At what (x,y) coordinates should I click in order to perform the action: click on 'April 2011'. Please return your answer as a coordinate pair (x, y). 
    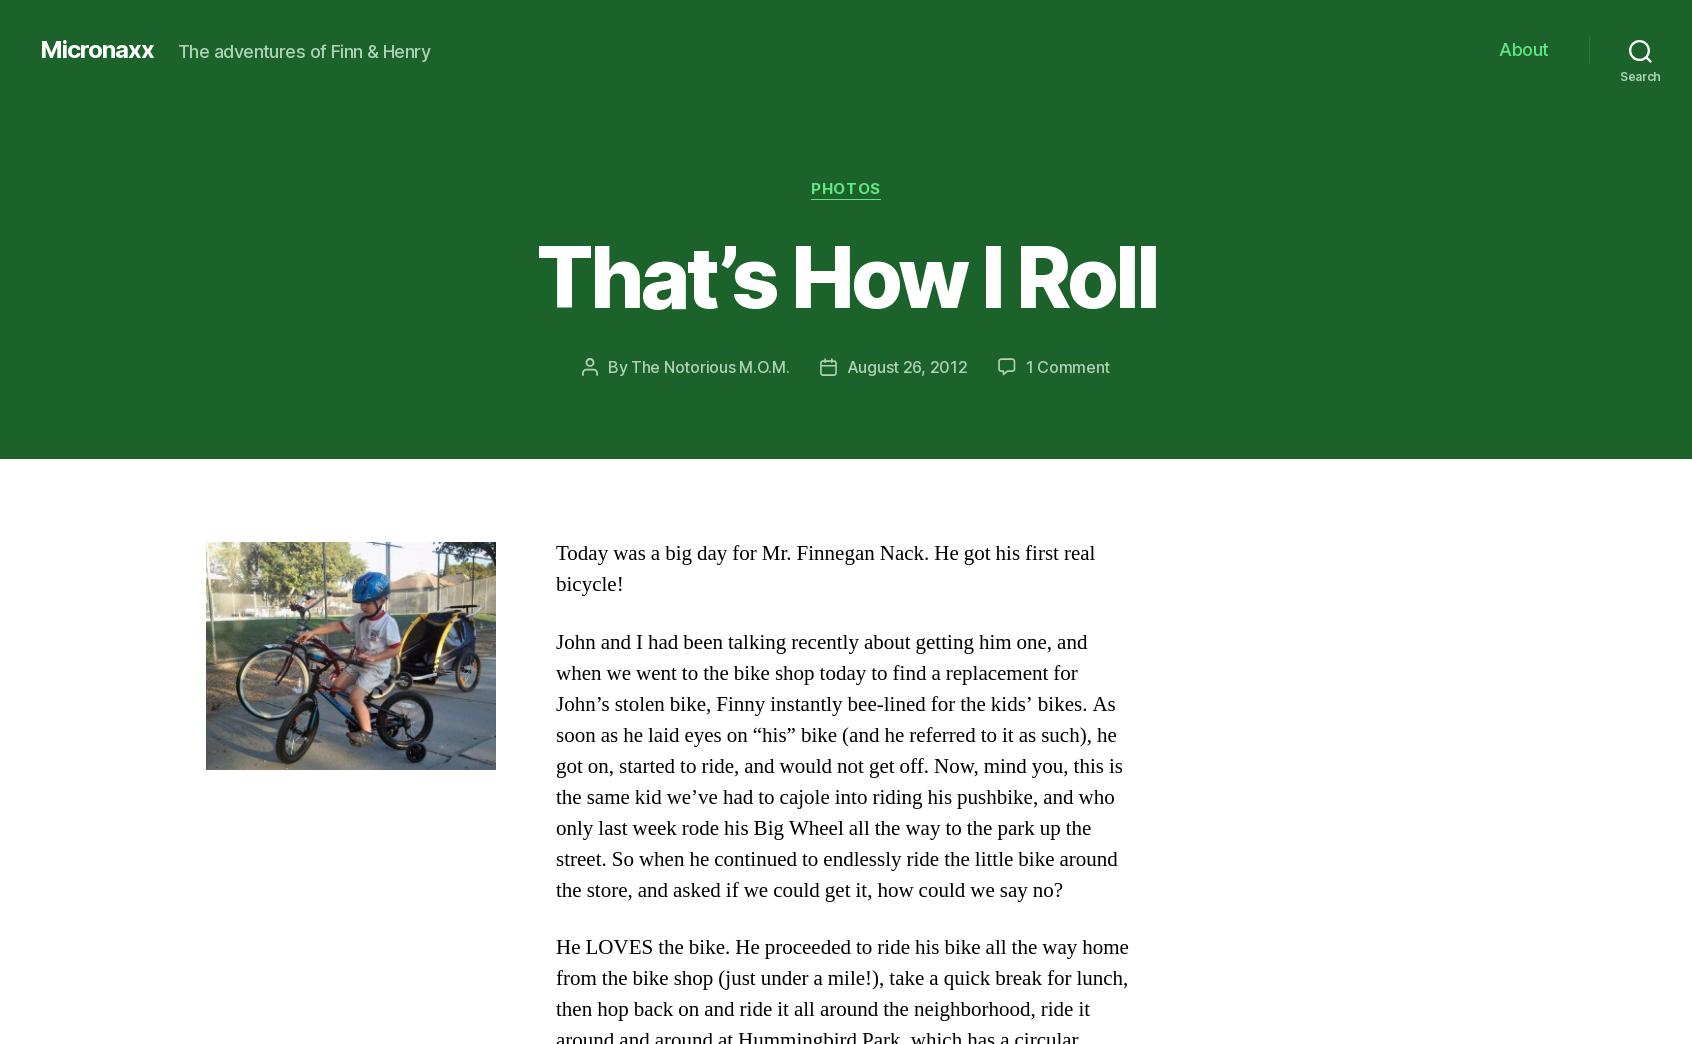
    Looking at the image, I should click on (295, 603).